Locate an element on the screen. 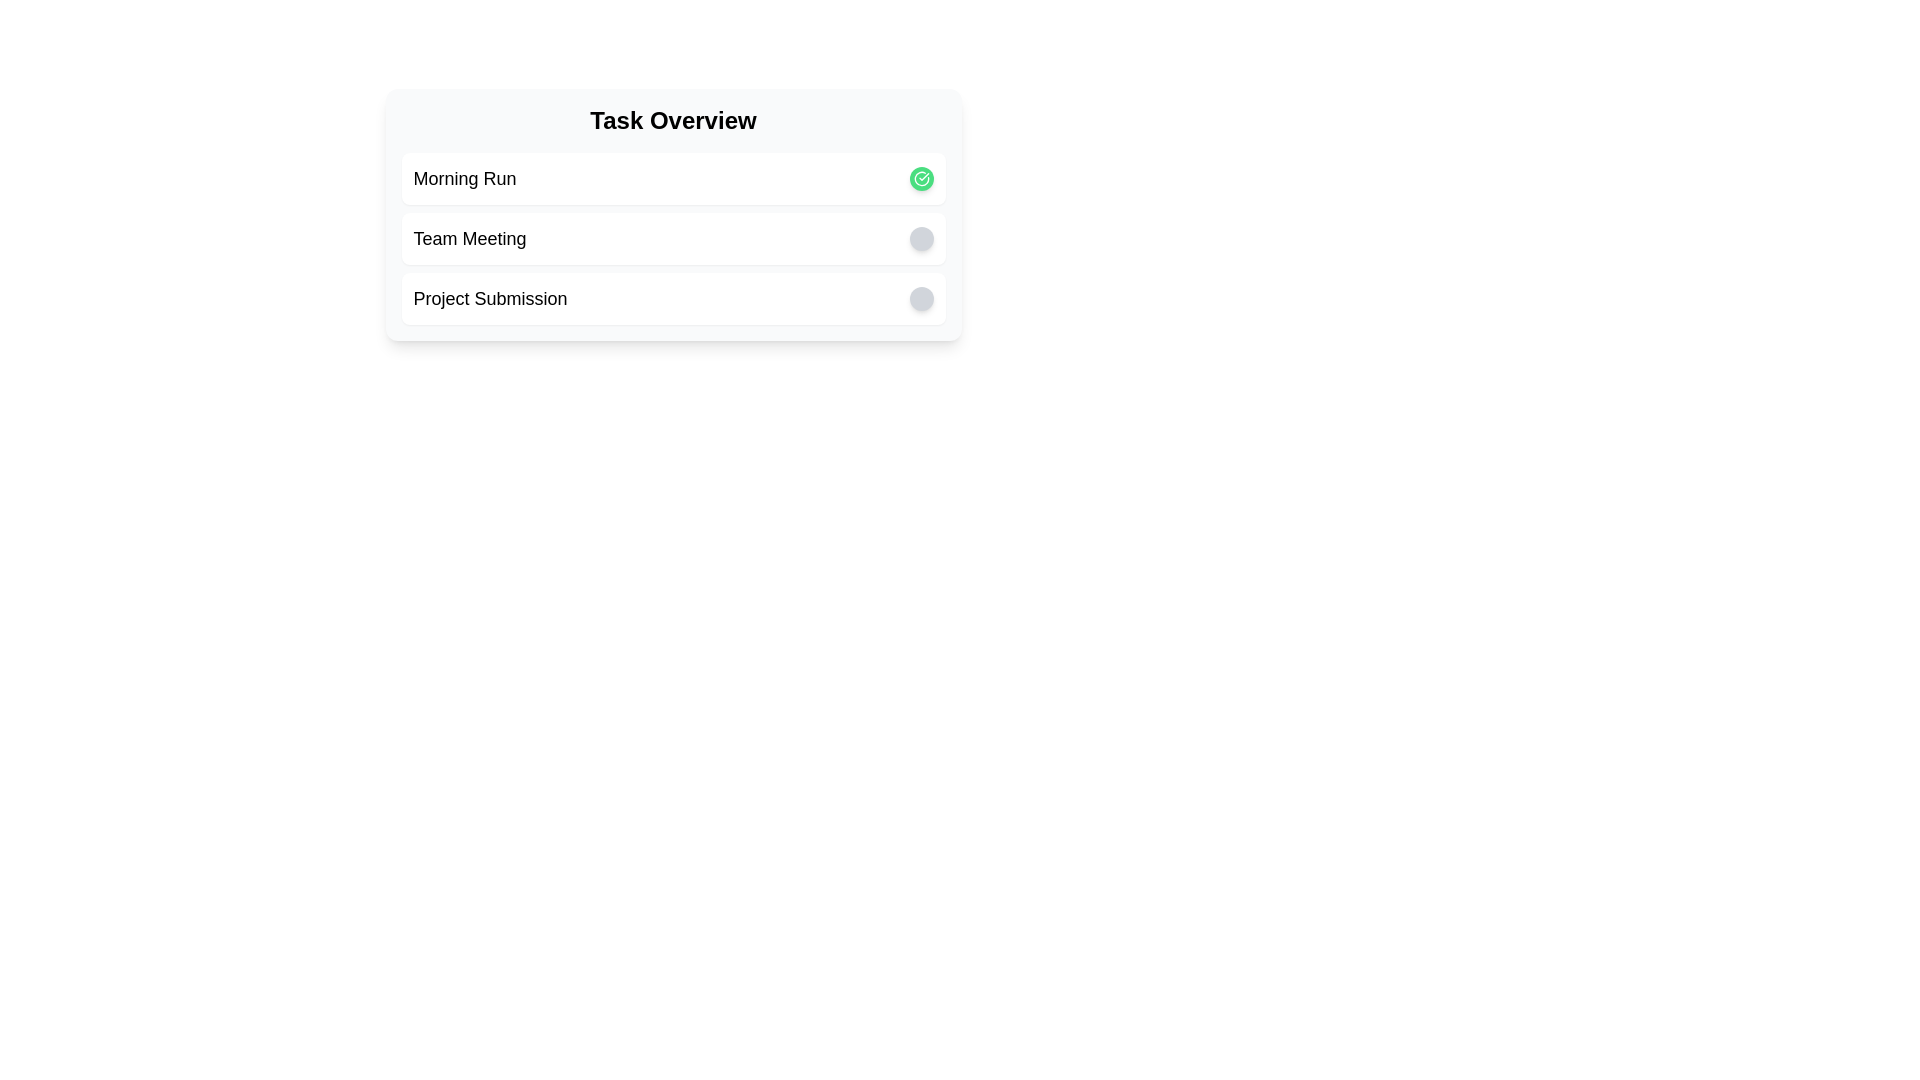  the small, circular gray button located to the far right of the 'Project Submission' row in the task list is located at coordinates (920, 299).